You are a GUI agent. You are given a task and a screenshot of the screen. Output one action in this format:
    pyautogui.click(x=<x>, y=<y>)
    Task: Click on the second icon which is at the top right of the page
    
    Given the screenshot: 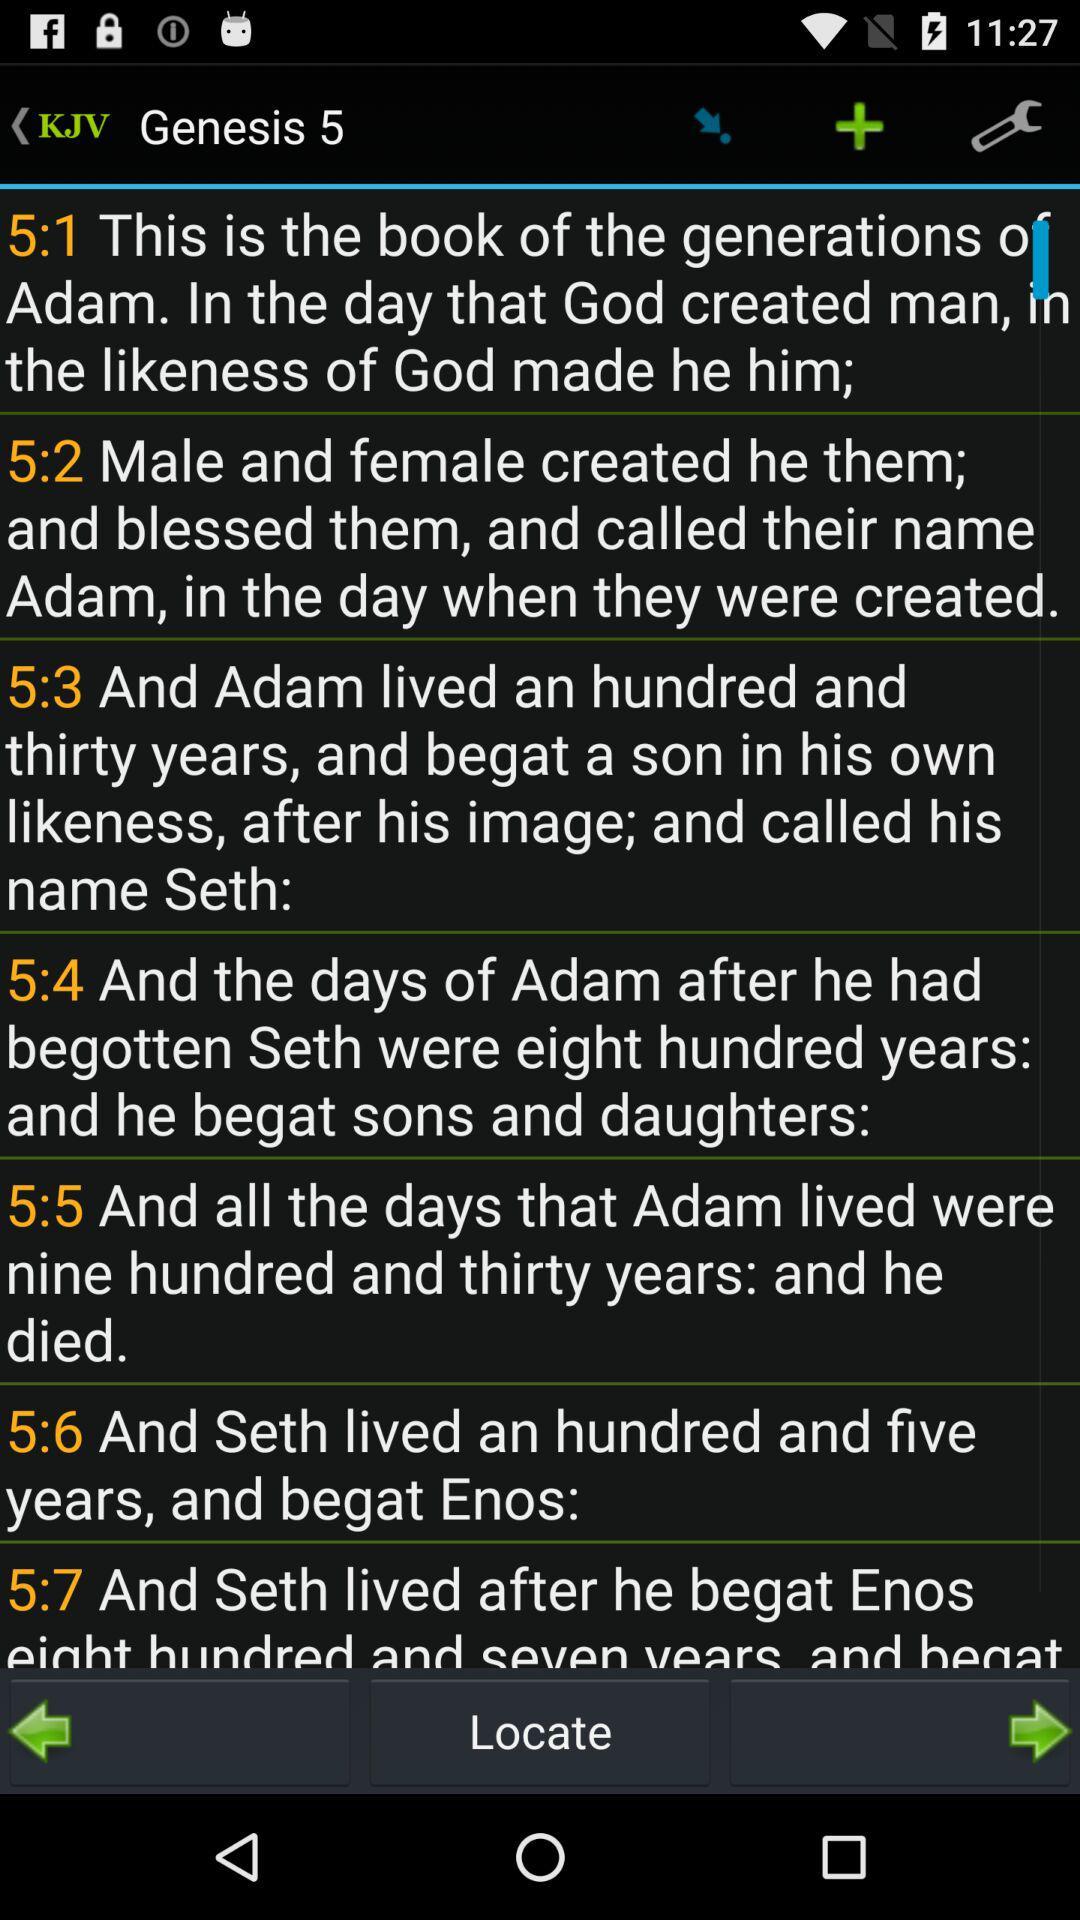 What is the action you would take?
    pyautogui.click(x=858, y=124)
    